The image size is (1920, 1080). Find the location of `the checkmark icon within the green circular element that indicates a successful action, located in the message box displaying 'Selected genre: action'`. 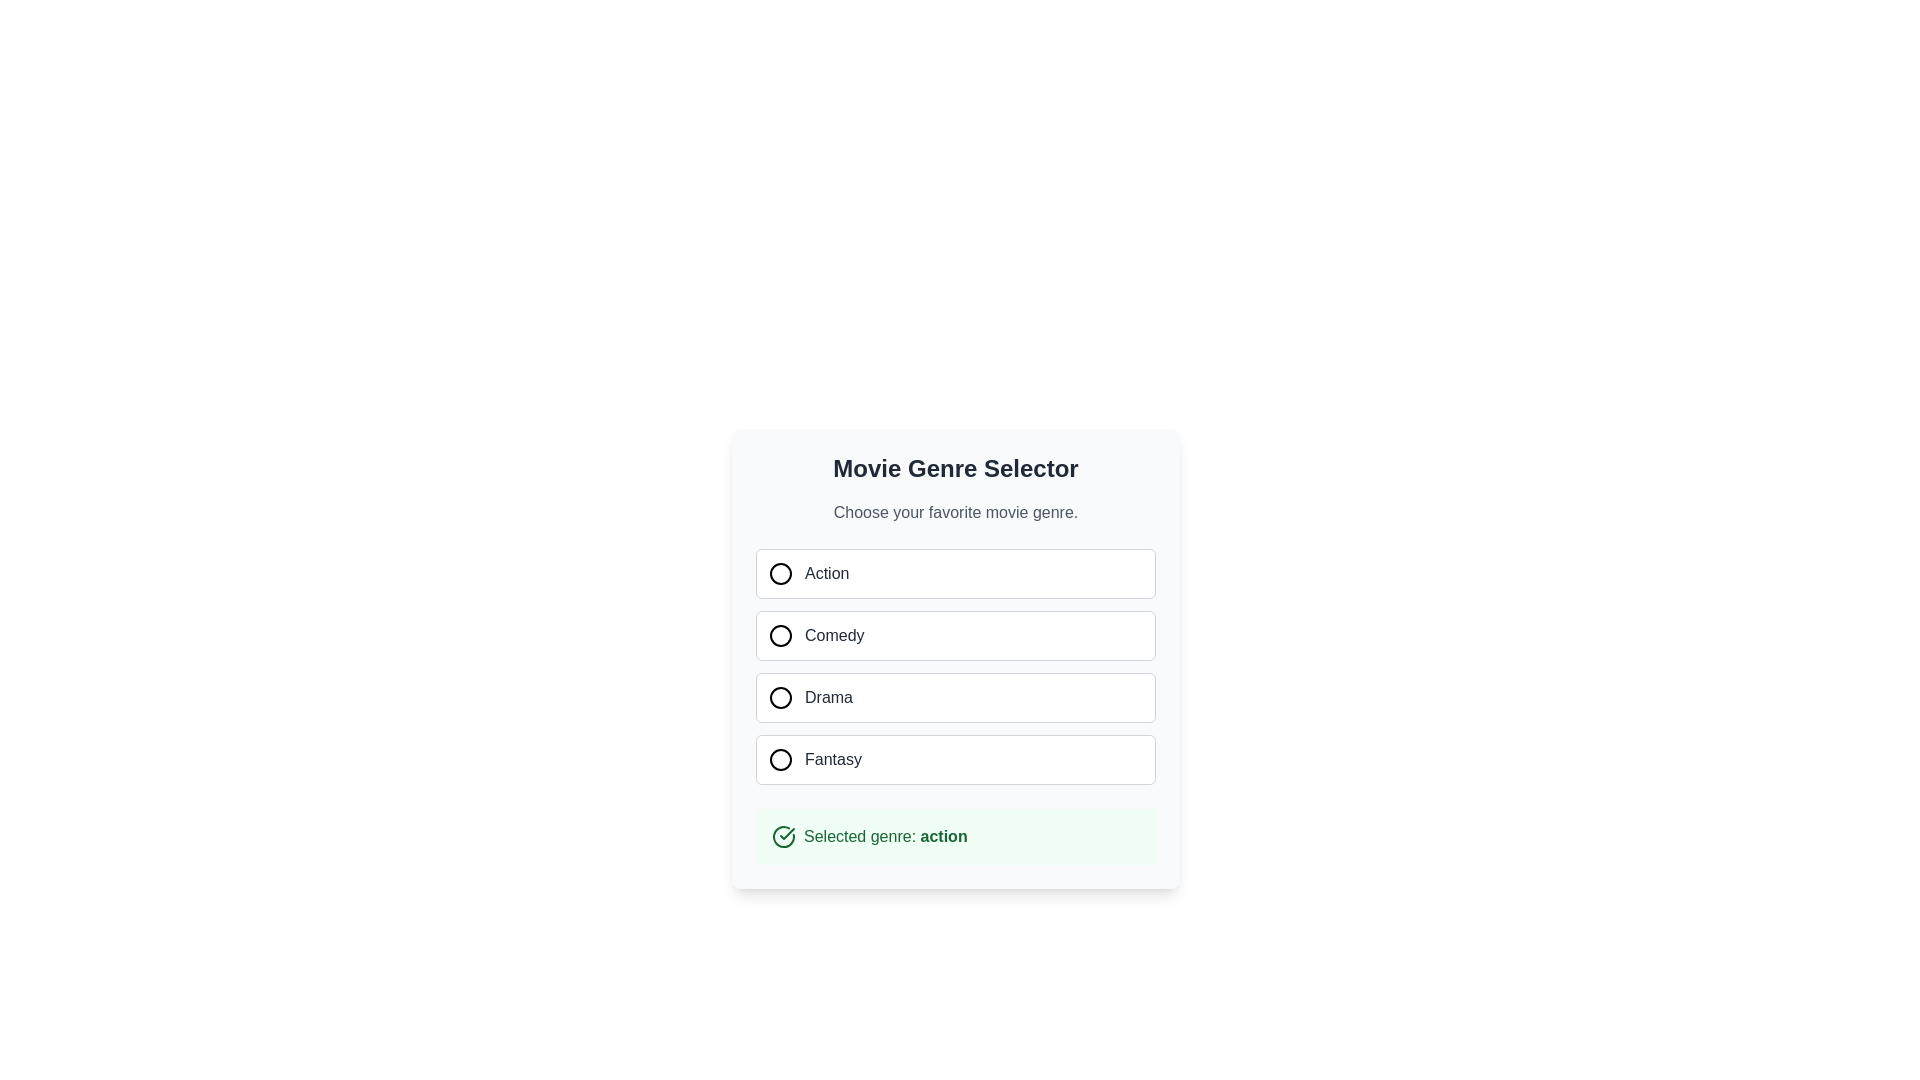

the checkmark icon within the green circular element that indicates a successful action, located in the message box displaying 'Selected genre: action' is located at coordinates (786, 833).